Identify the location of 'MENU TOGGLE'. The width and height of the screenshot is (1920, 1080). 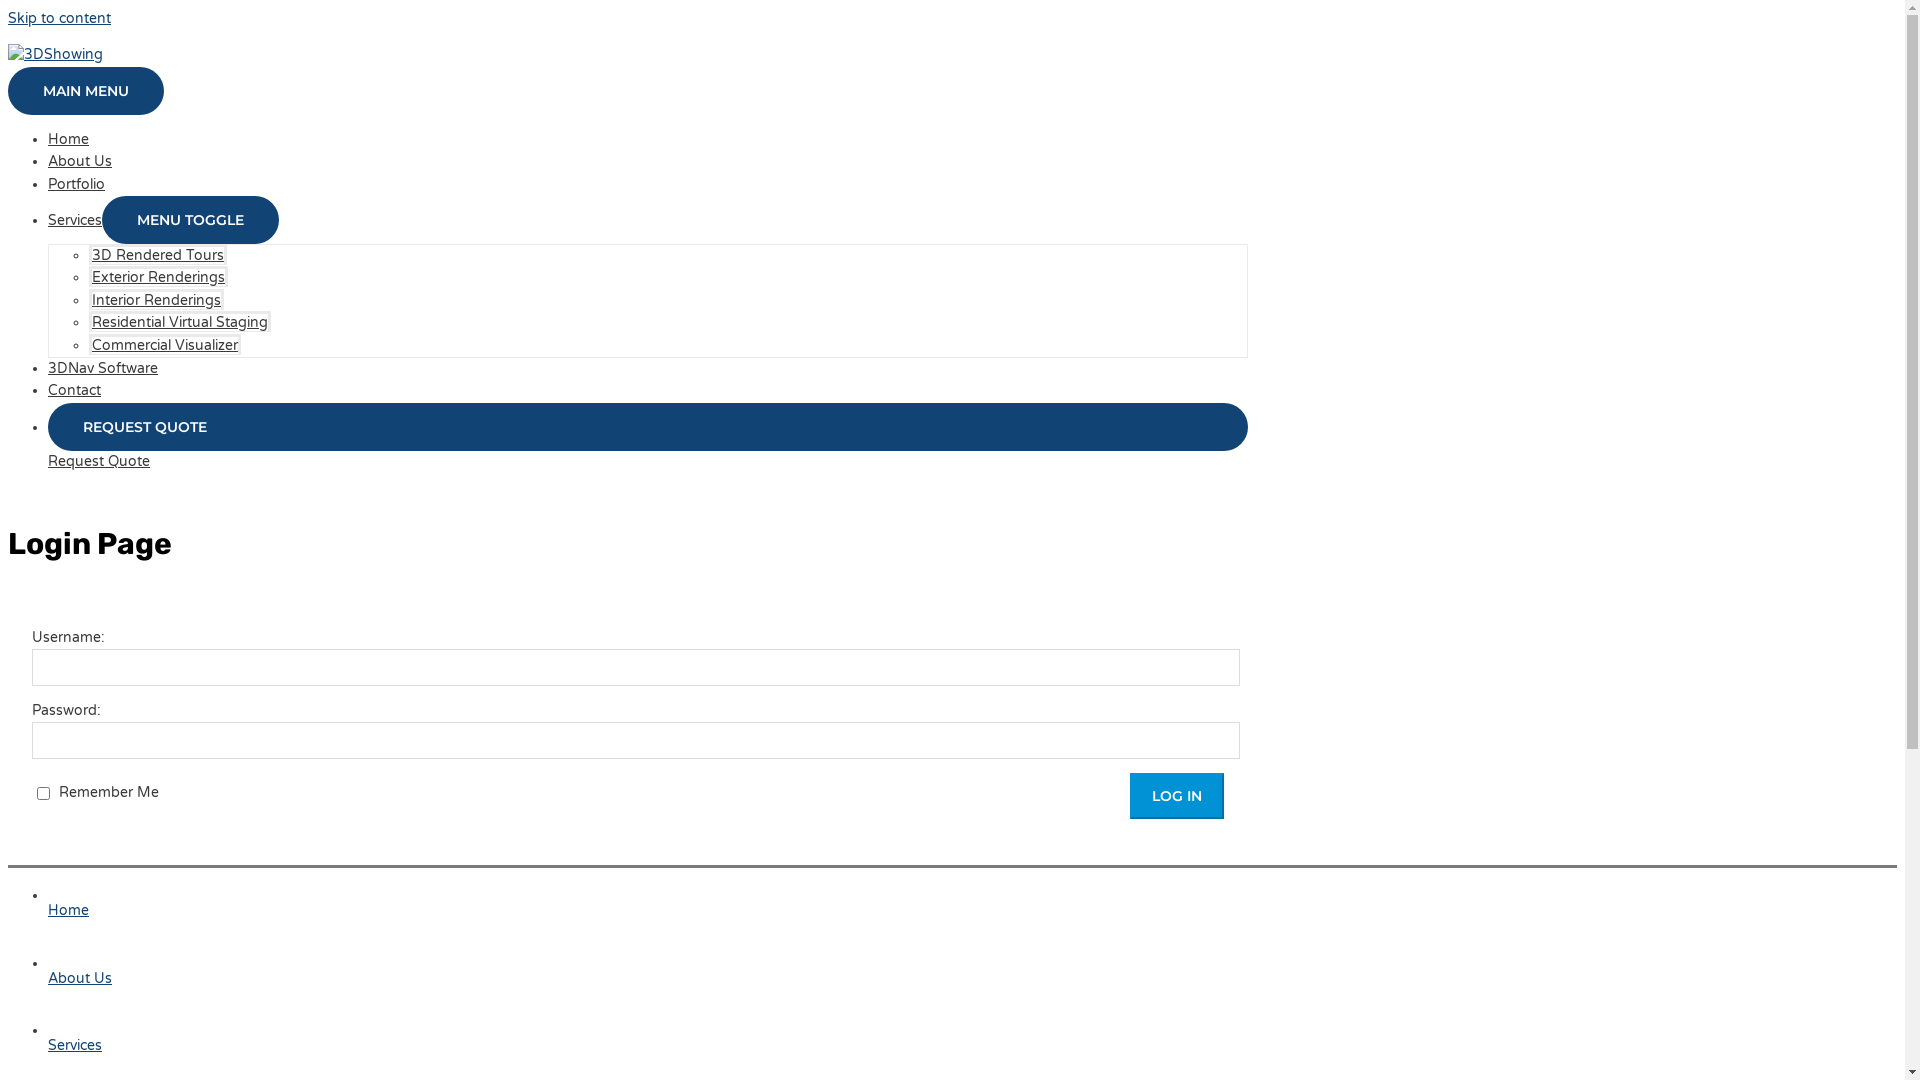
(190, 219).